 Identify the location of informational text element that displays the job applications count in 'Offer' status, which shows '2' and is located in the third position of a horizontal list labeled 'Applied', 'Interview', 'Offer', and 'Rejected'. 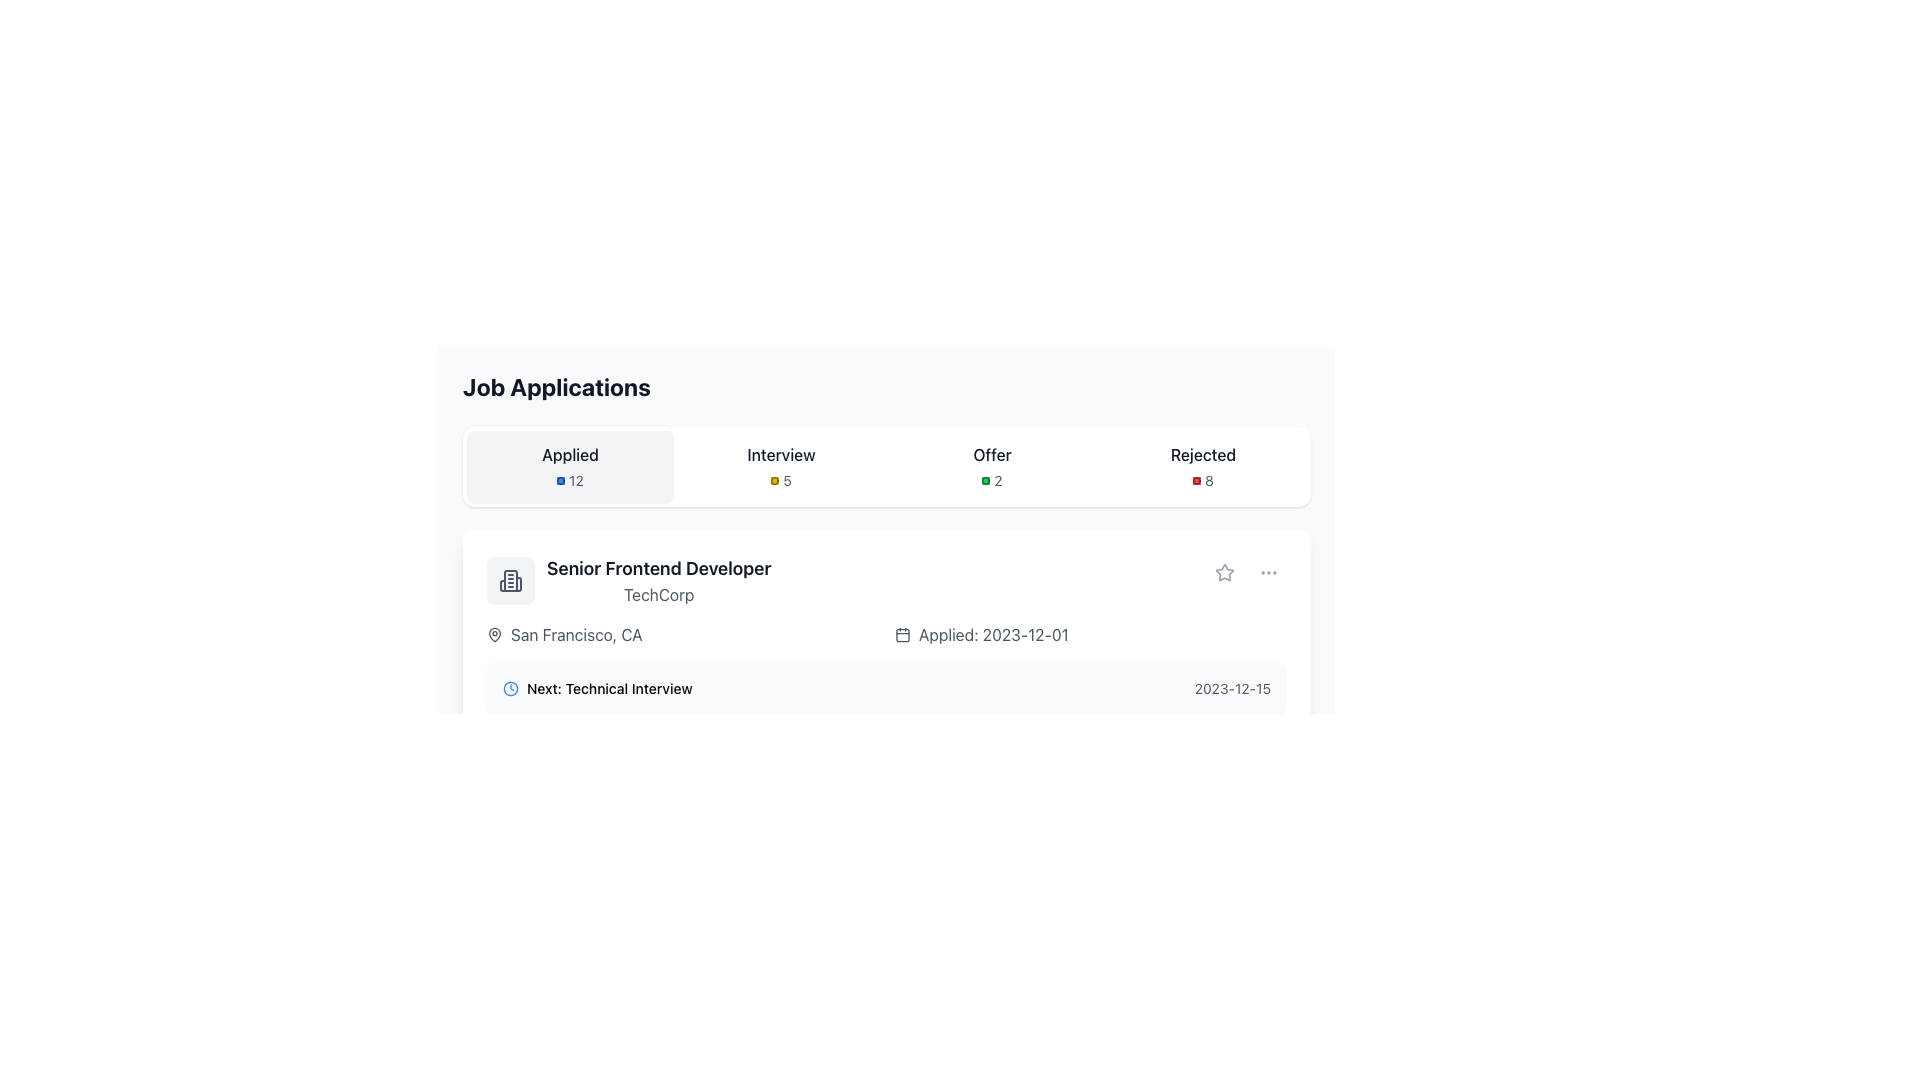
(992, 466).